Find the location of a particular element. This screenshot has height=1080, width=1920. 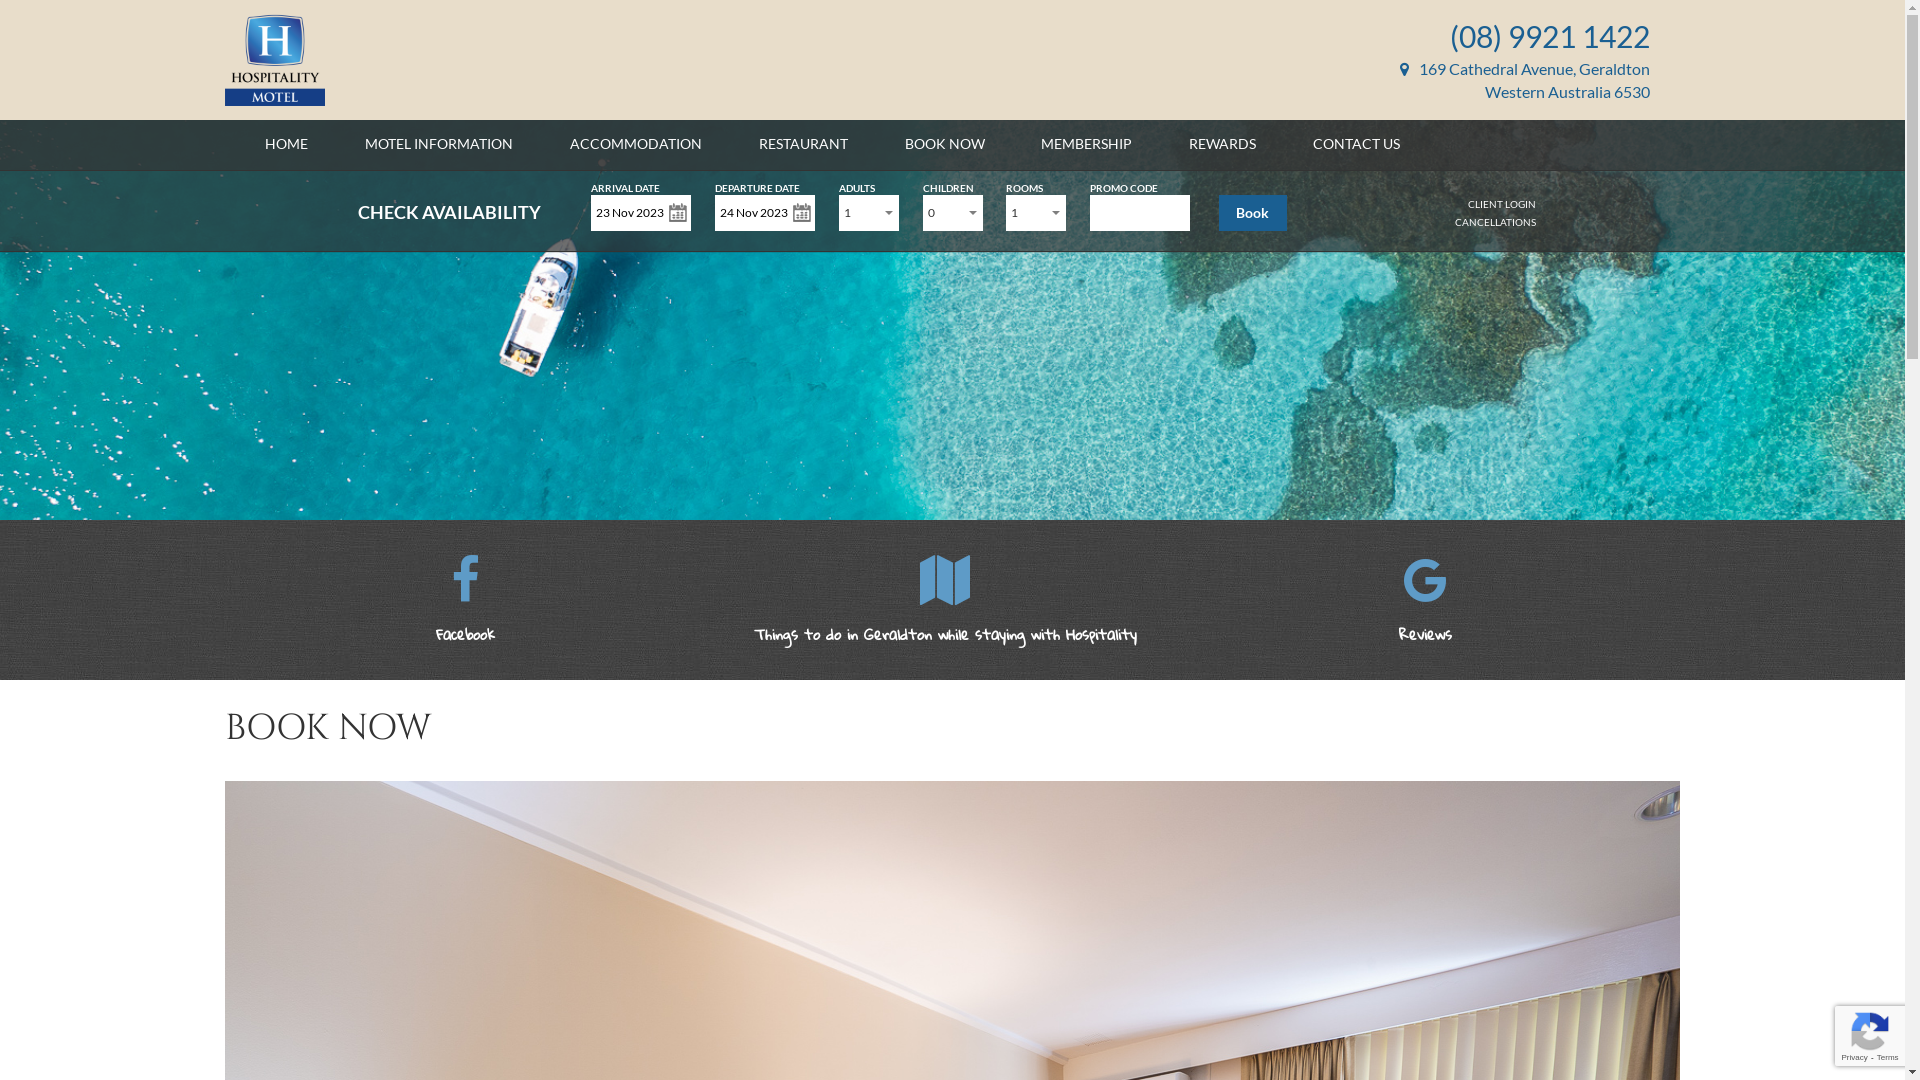

'CONTACT US' is located at coordinates (1356, 142).